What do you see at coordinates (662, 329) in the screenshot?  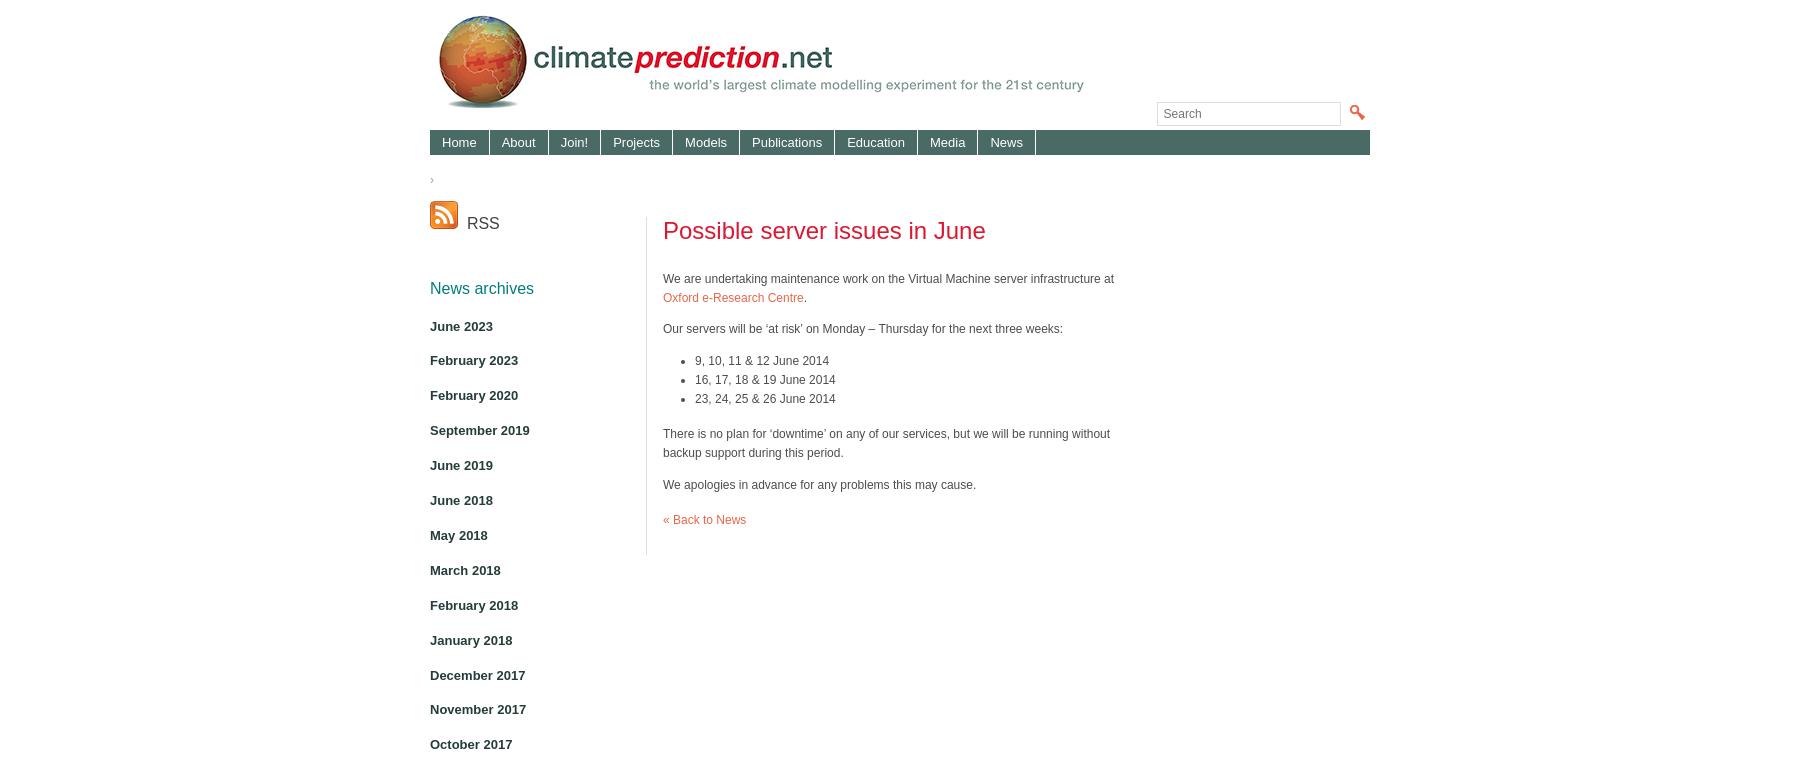 I see `'Our servers will be ‘at risk’ on Monday – Thursday for the next three weeks:'` at bounding box center [662, 329].